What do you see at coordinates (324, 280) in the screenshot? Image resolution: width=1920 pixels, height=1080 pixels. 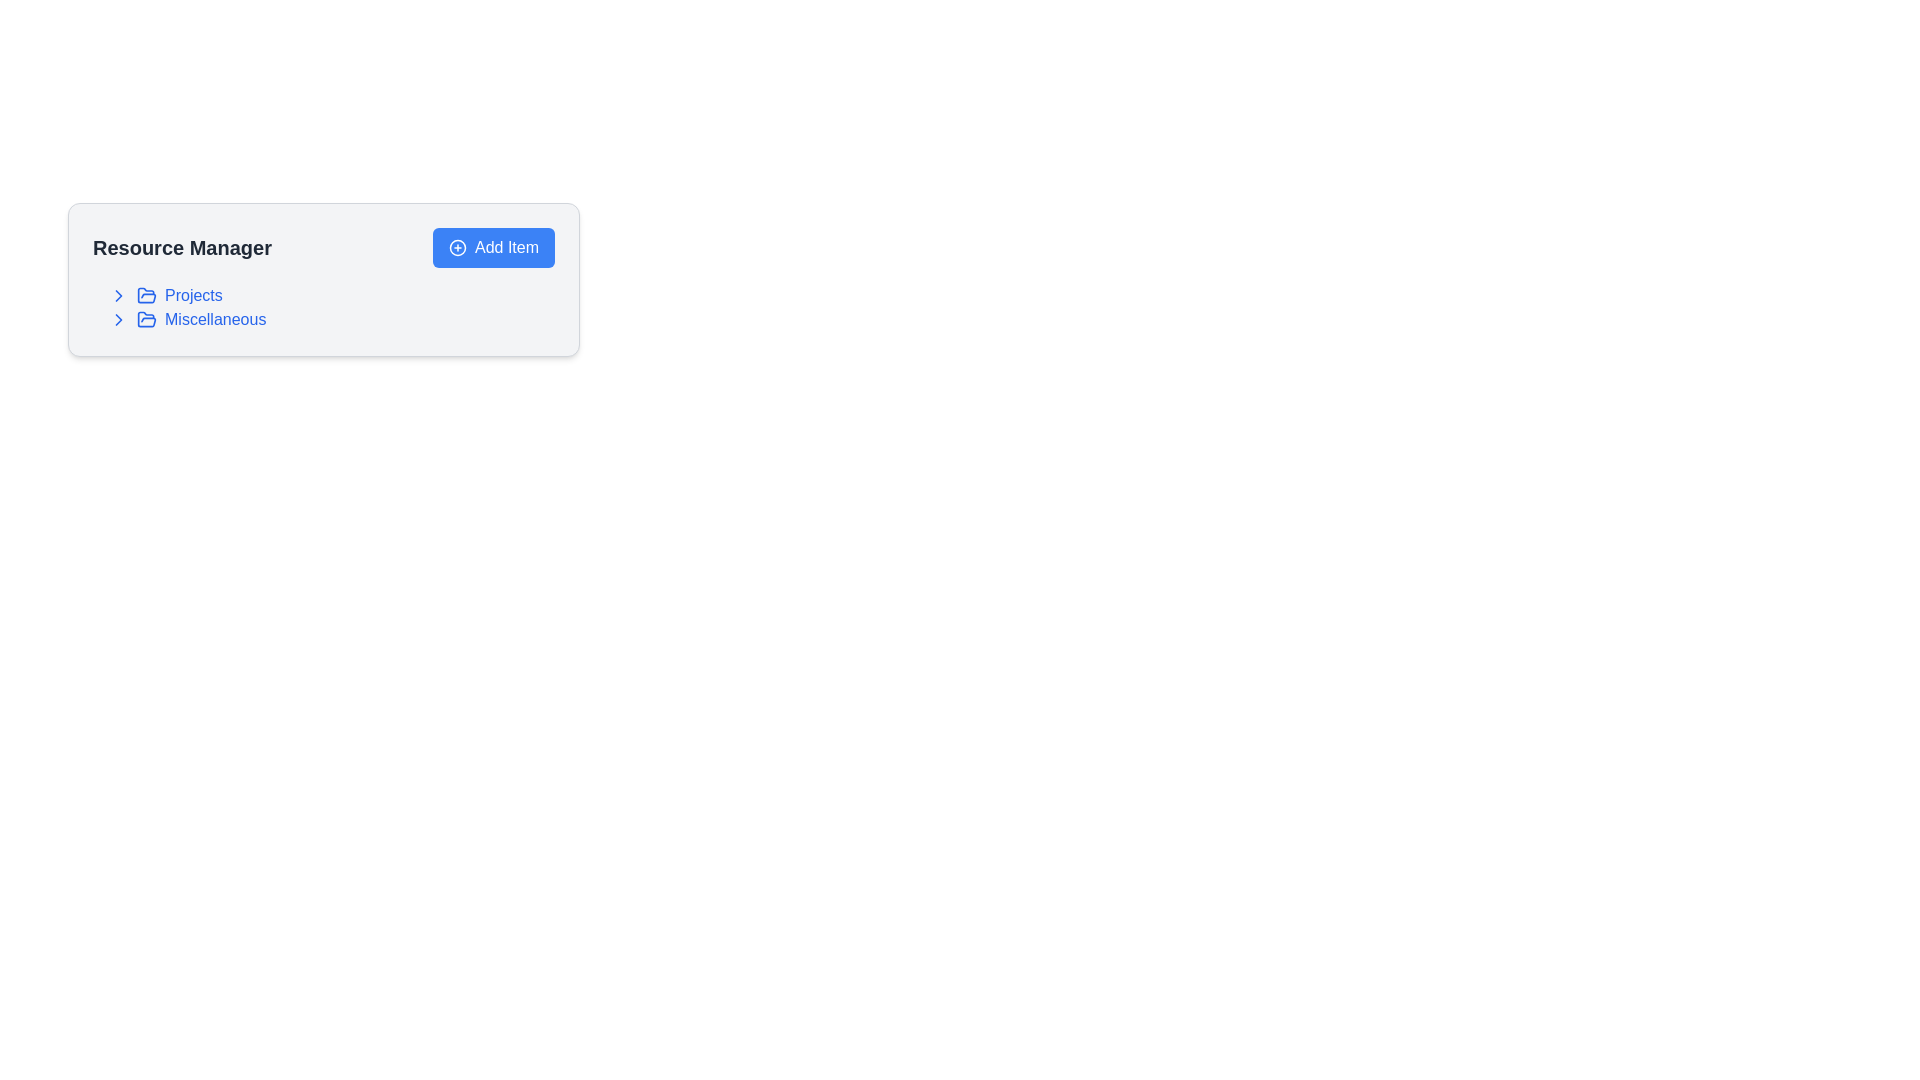 I see `the 'Add Item' button located at the top right of the 'Resource Manager' card, which has a light gray background and rounded corners` at bounding box center [324, 280].